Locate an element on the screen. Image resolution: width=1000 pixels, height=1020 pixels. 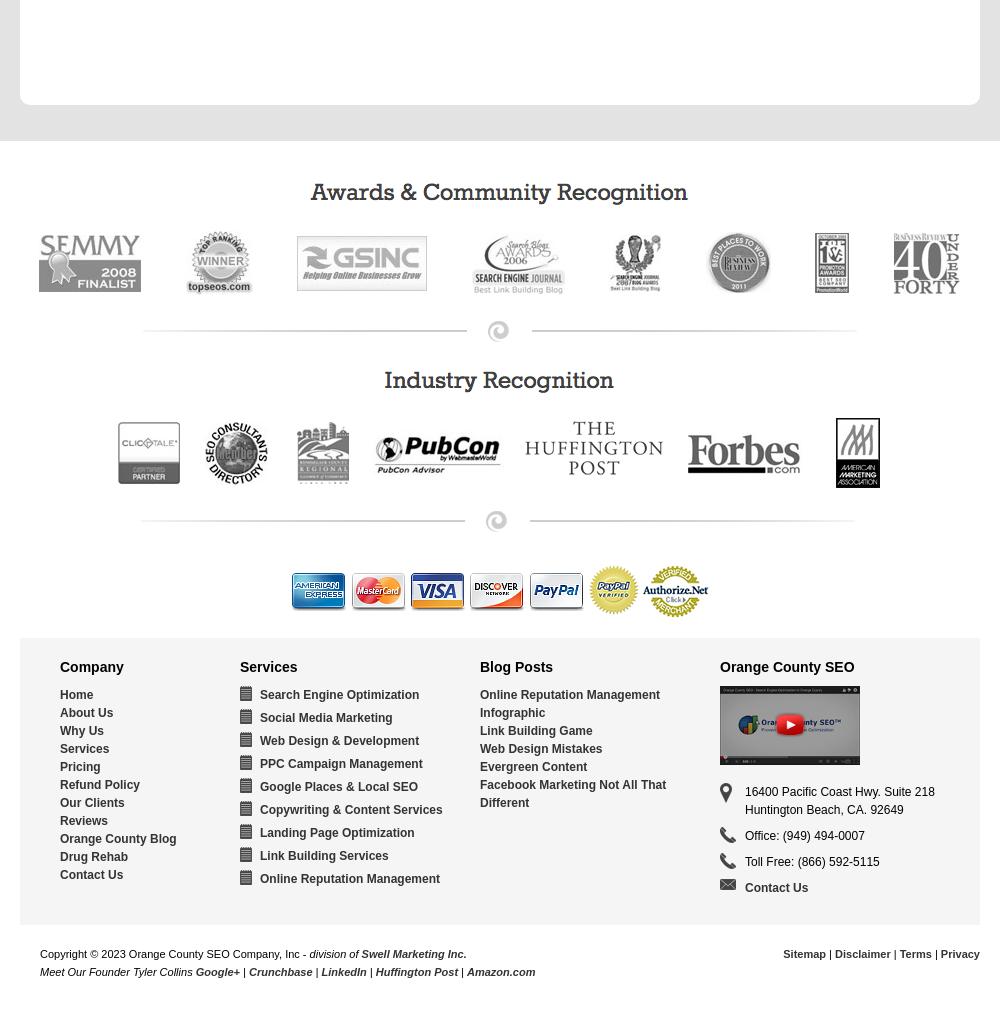
'Orange County SEO' is located at coordinates (787, 666).